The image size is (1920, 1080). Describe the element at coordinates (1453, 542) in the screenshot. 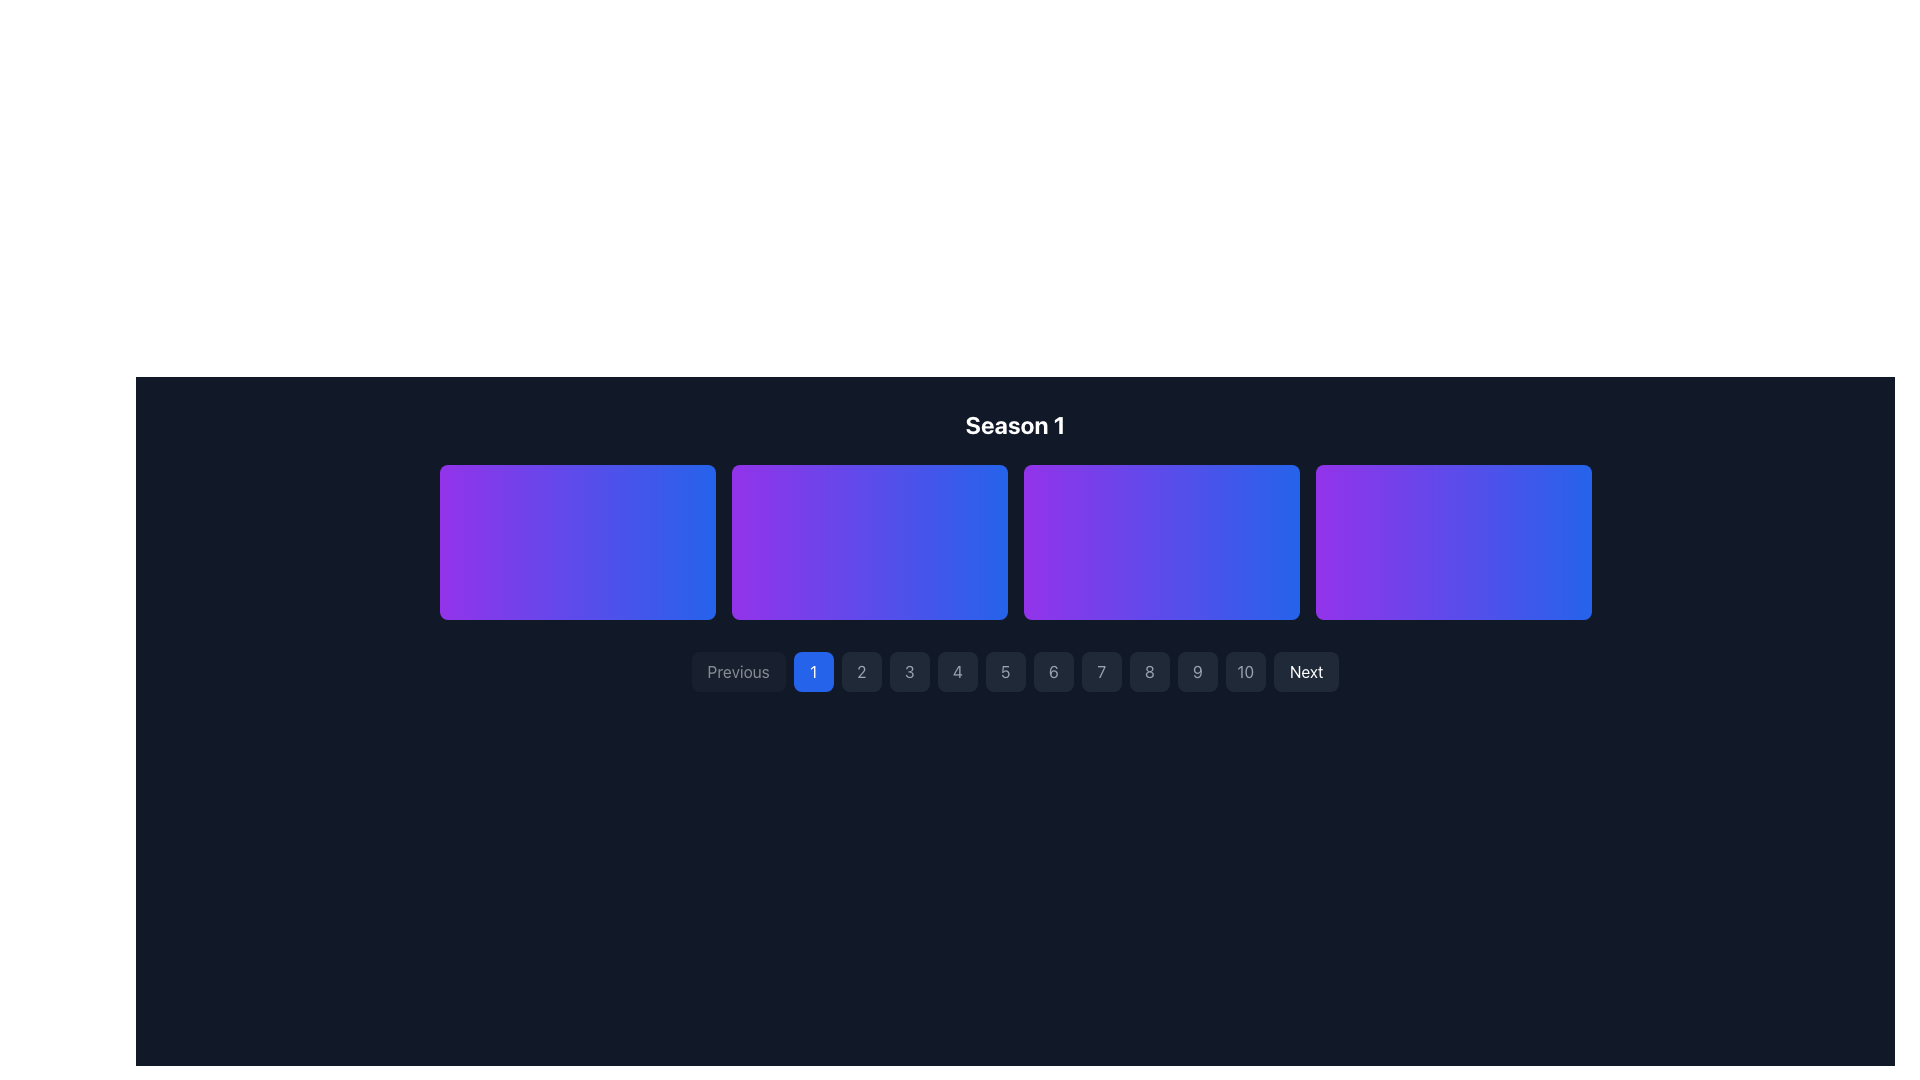

I see `the fourth thumbnail card element in the grid` at that location.